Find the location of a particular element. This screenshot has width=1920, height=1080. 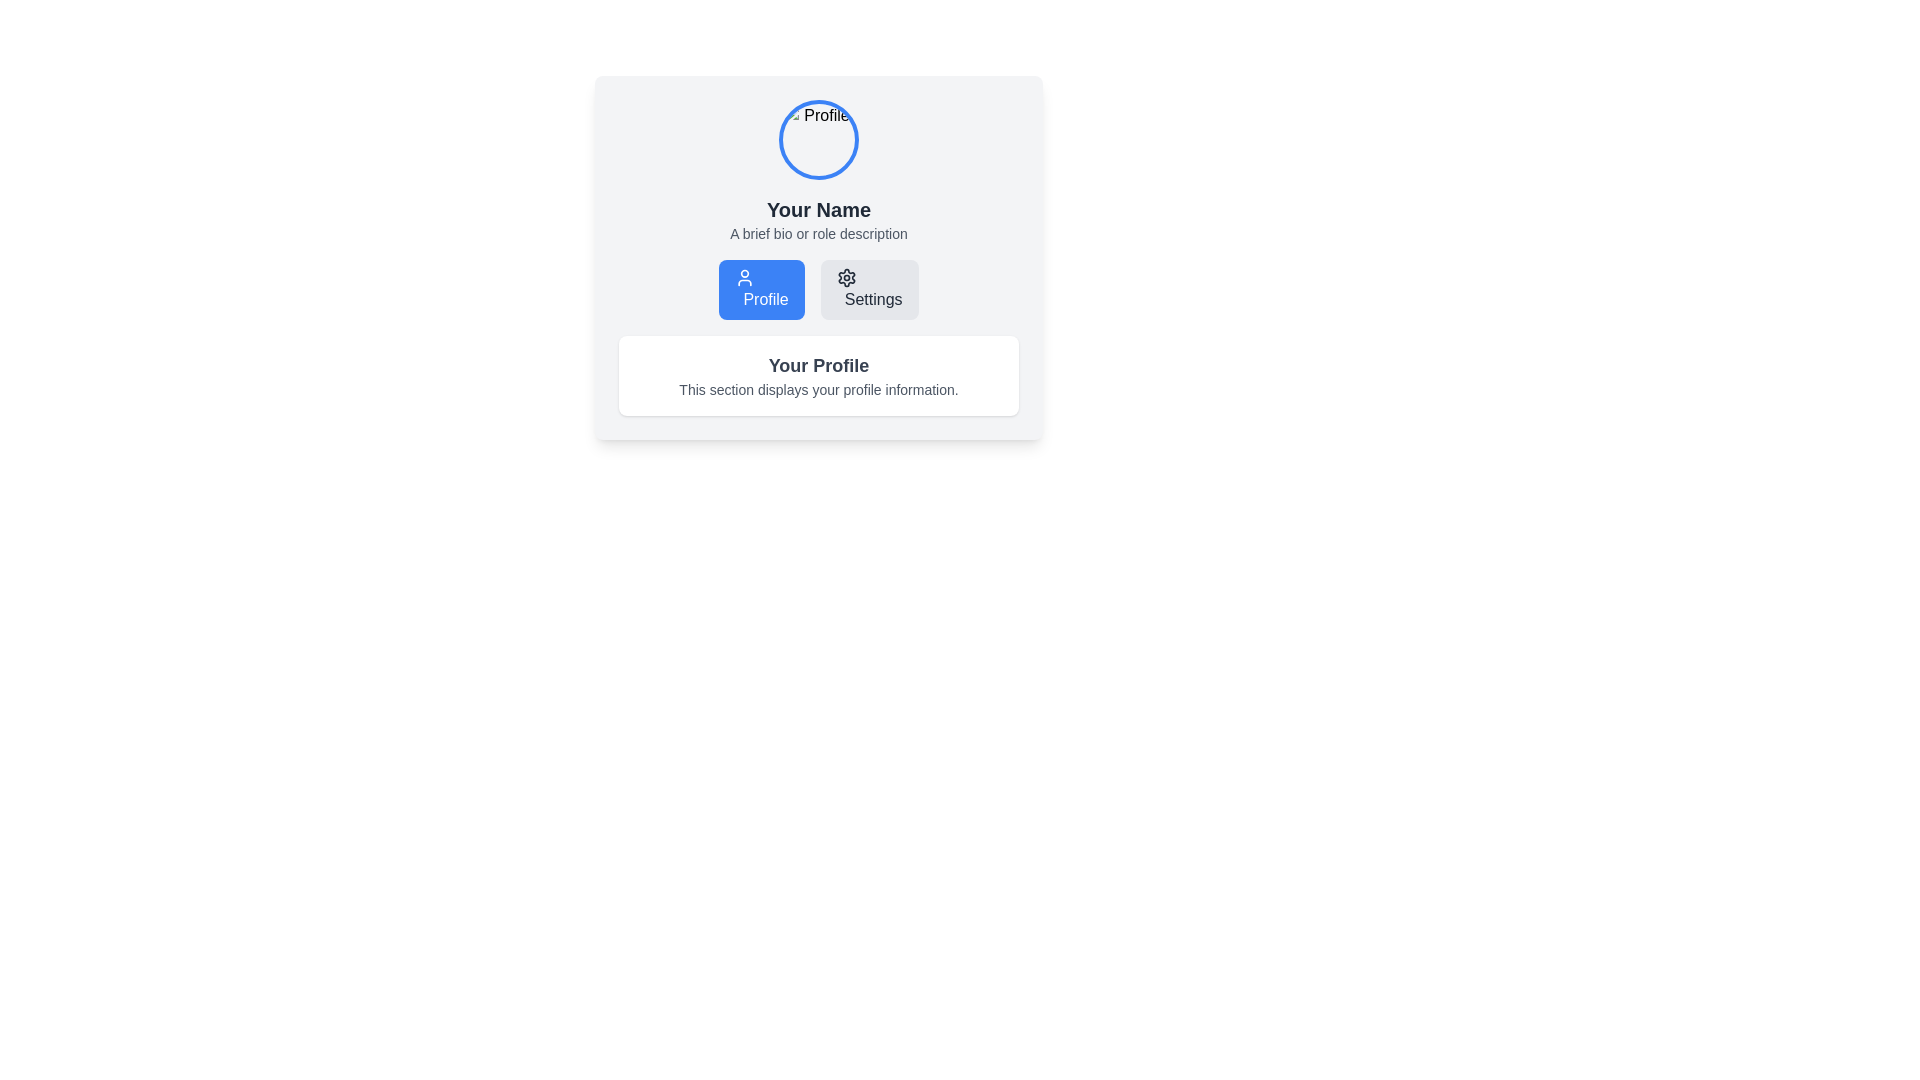

the button located below the text 'Your Name' and to the left of the 'Settings' button is located at coordinates (761, 289).